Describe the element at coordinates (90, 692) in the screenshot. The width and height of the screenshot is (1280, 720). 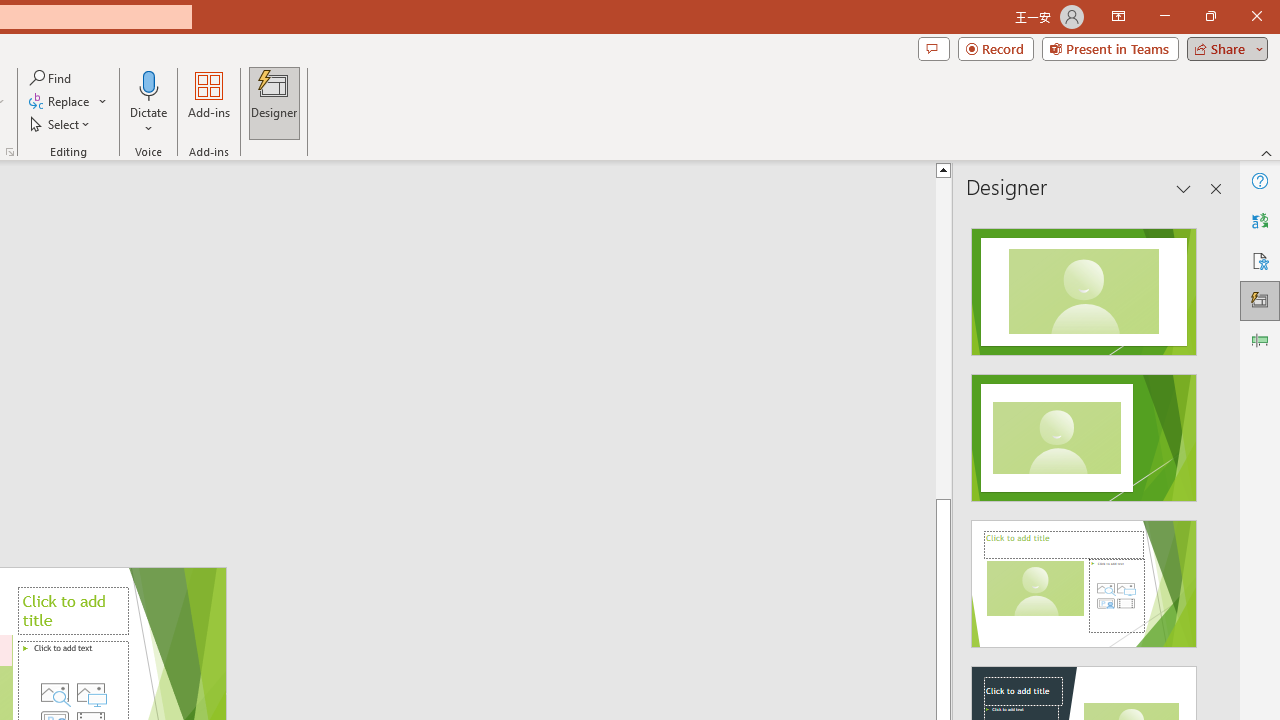
I see `'Pictures'` at that location.